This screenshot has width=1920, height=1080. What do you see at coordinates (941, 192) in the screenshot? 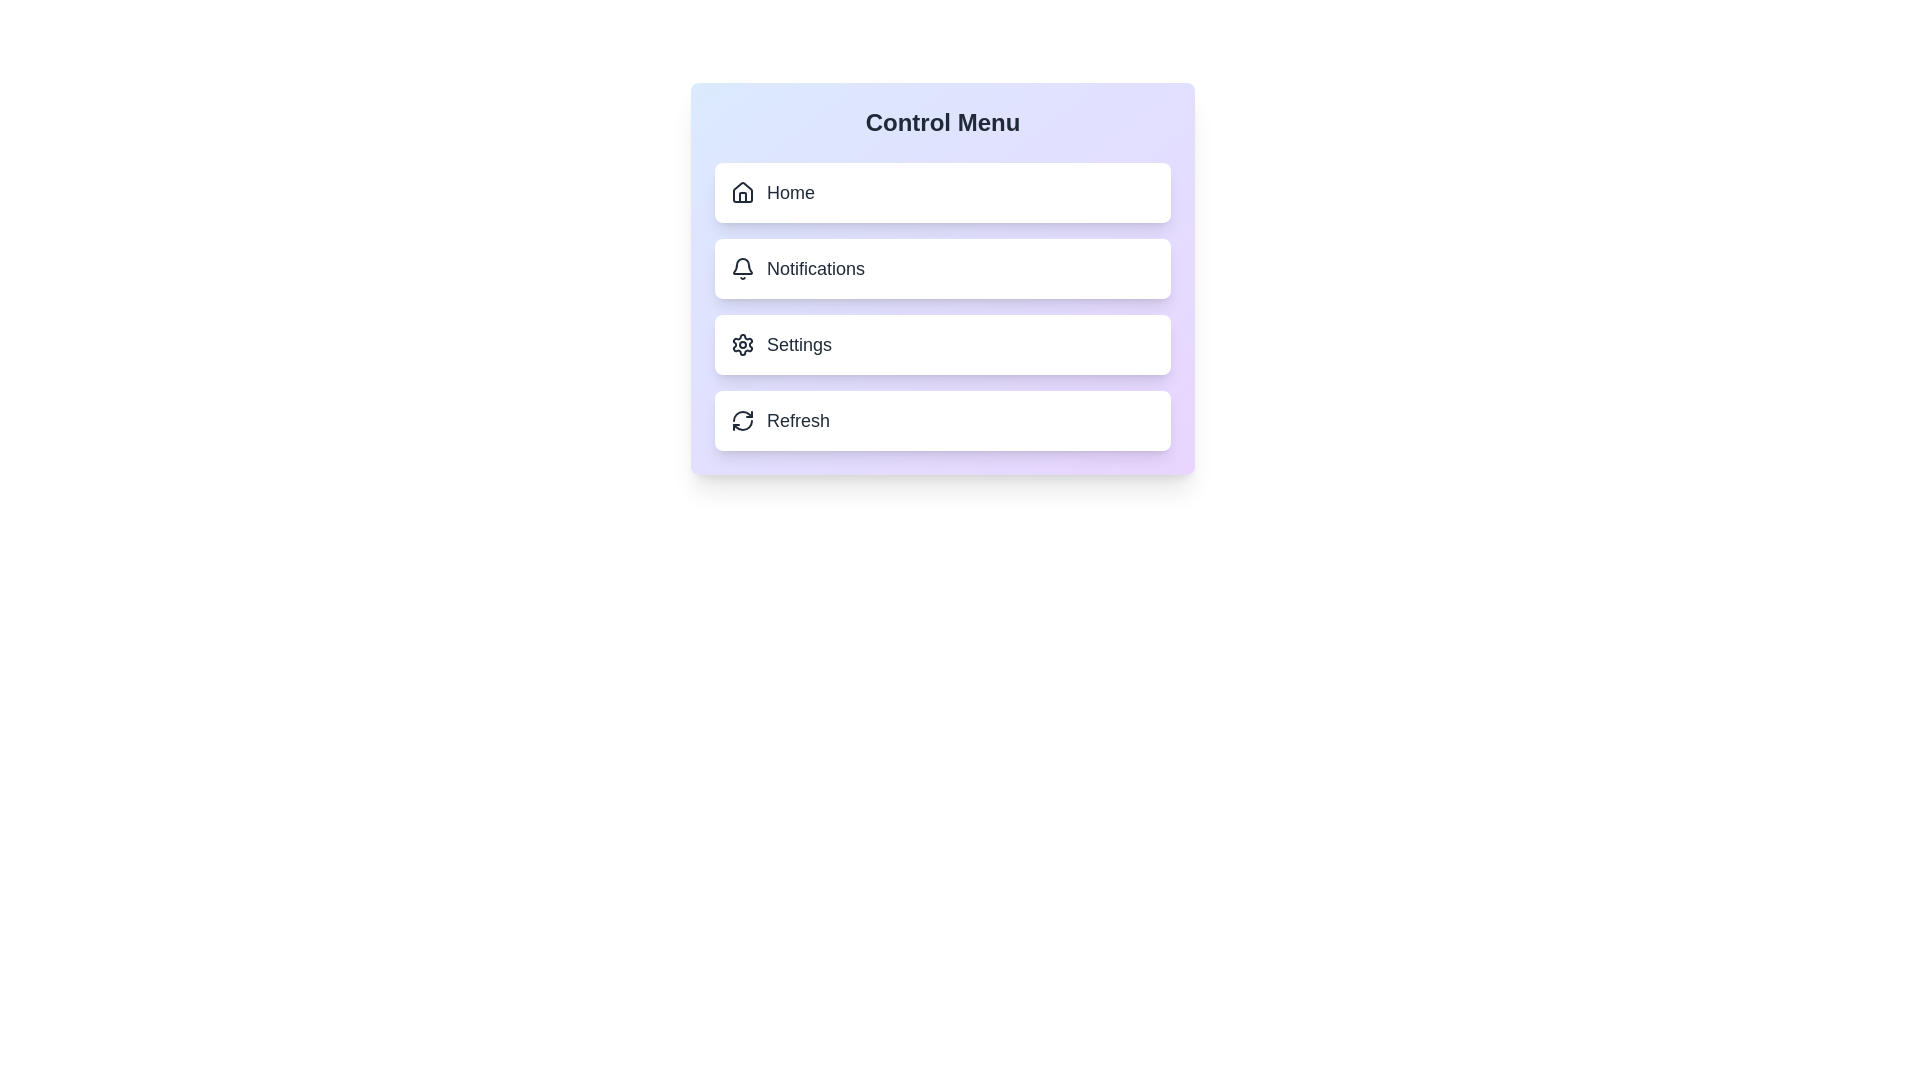
I see `the menu option Home to observe the hover effects` at bounding box center [941, 192].